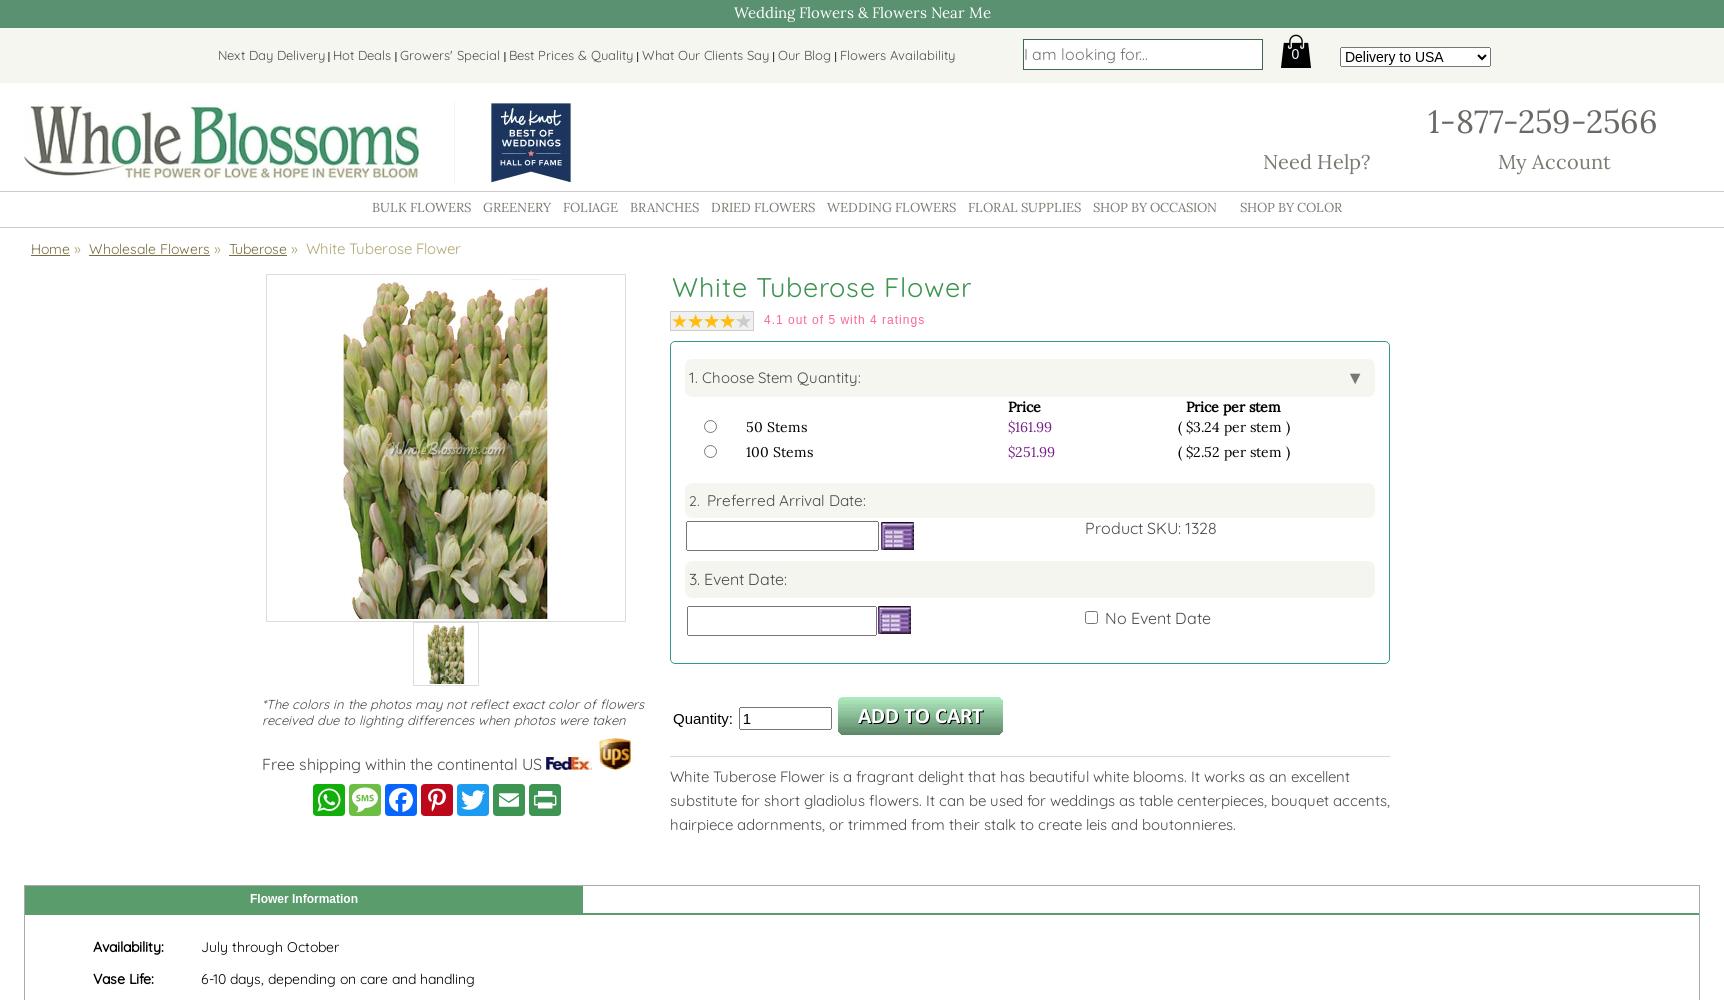  I want to click on '1-877-259-2566', so click(1540, 119).